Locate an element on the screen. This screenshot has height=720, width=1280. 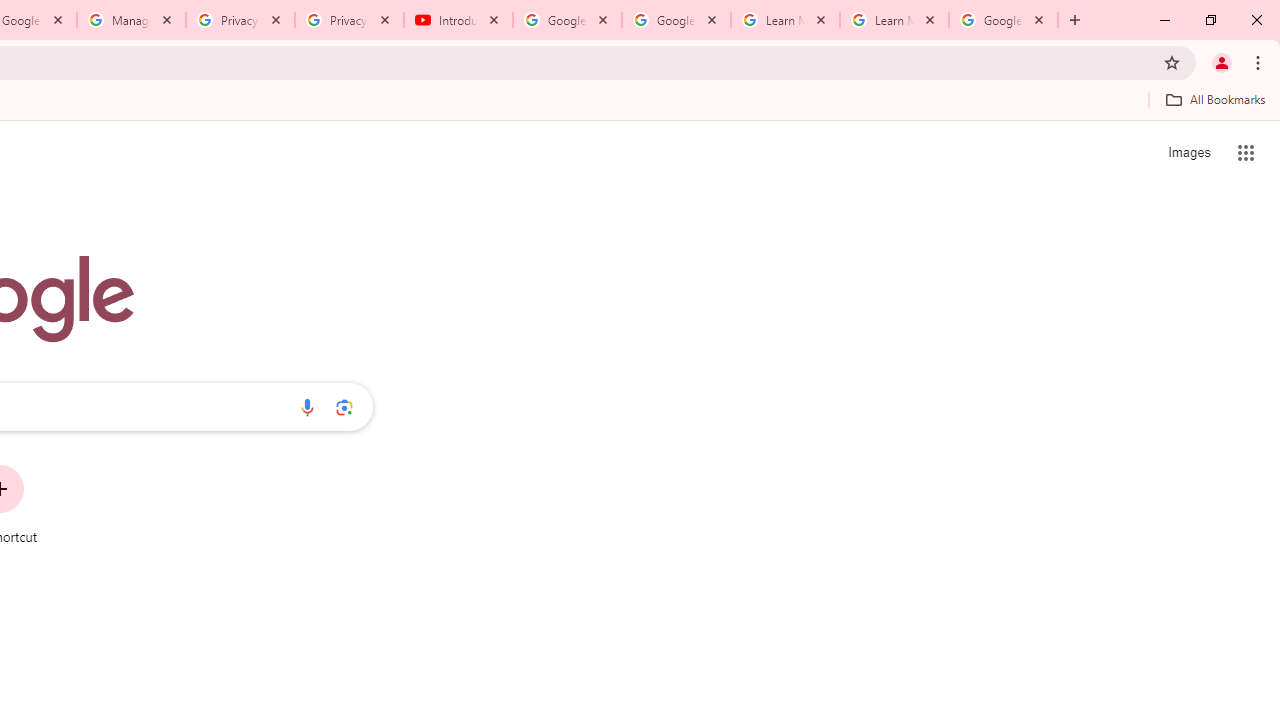
'Search by image' is located at coordinates (344, 406).